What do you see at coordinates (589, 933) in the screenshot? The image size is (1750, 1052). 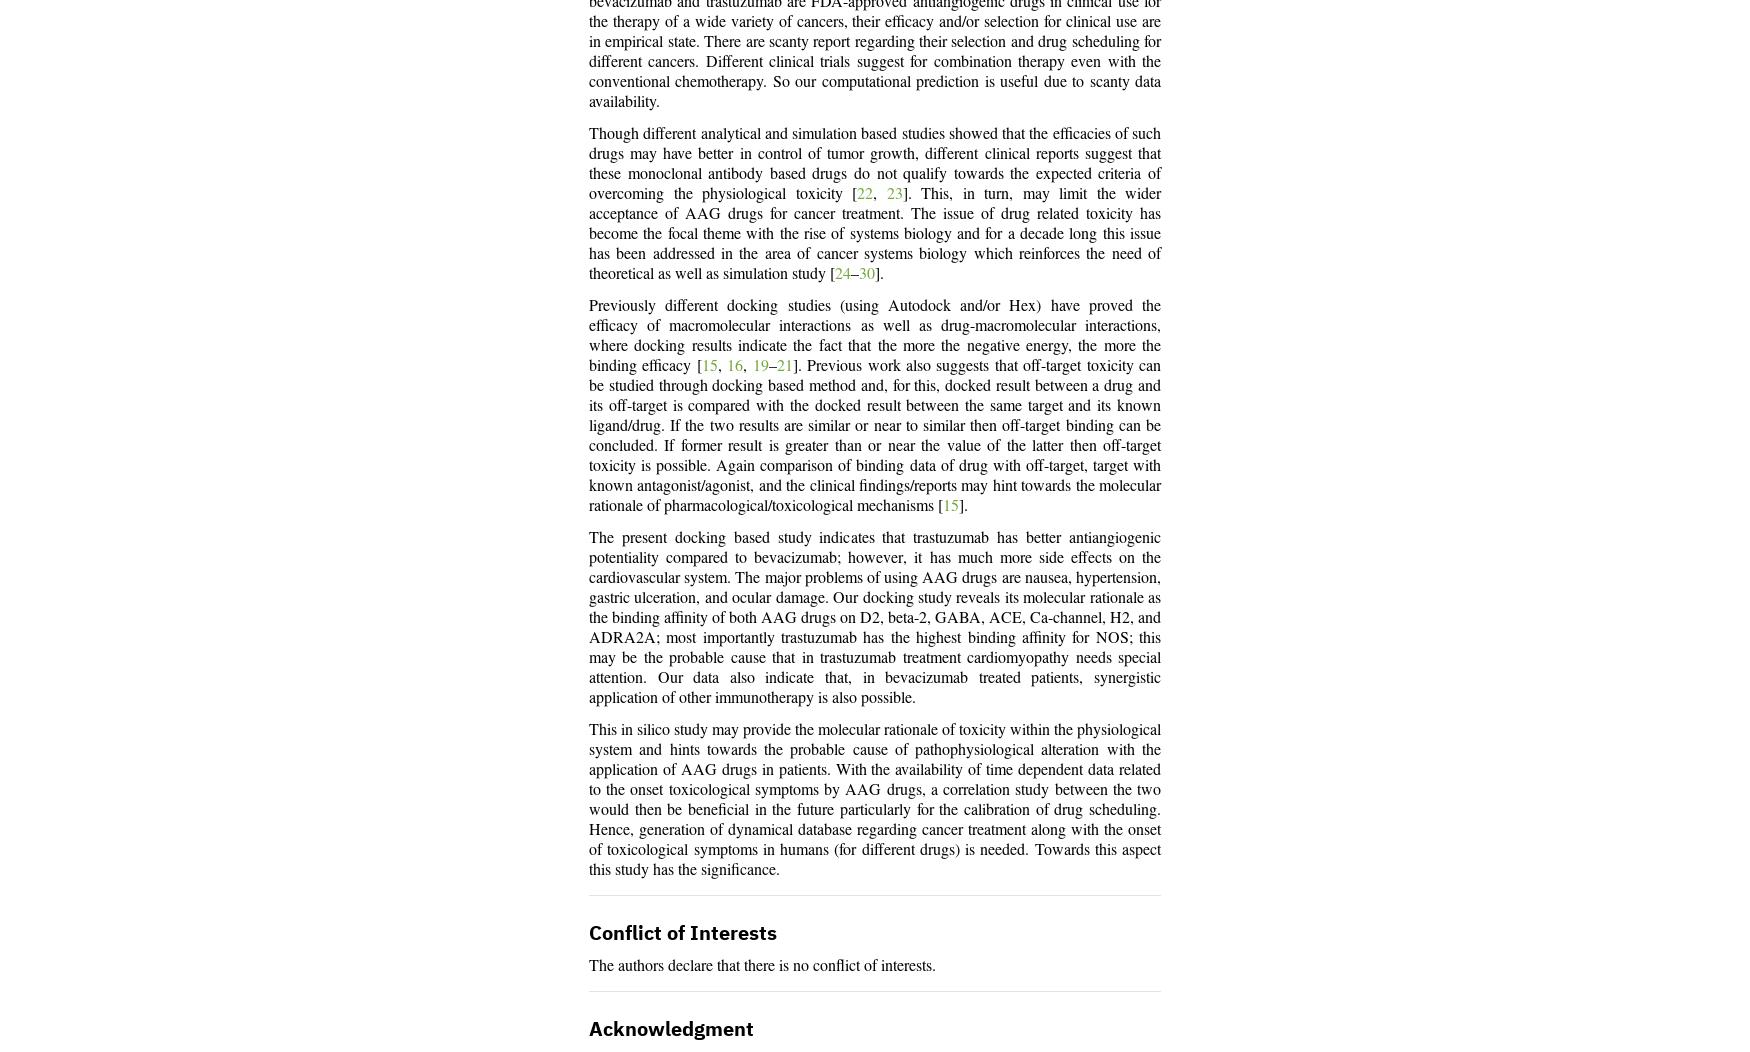 I see `'Conflict of Interests'` at bounding box center [589, 933].